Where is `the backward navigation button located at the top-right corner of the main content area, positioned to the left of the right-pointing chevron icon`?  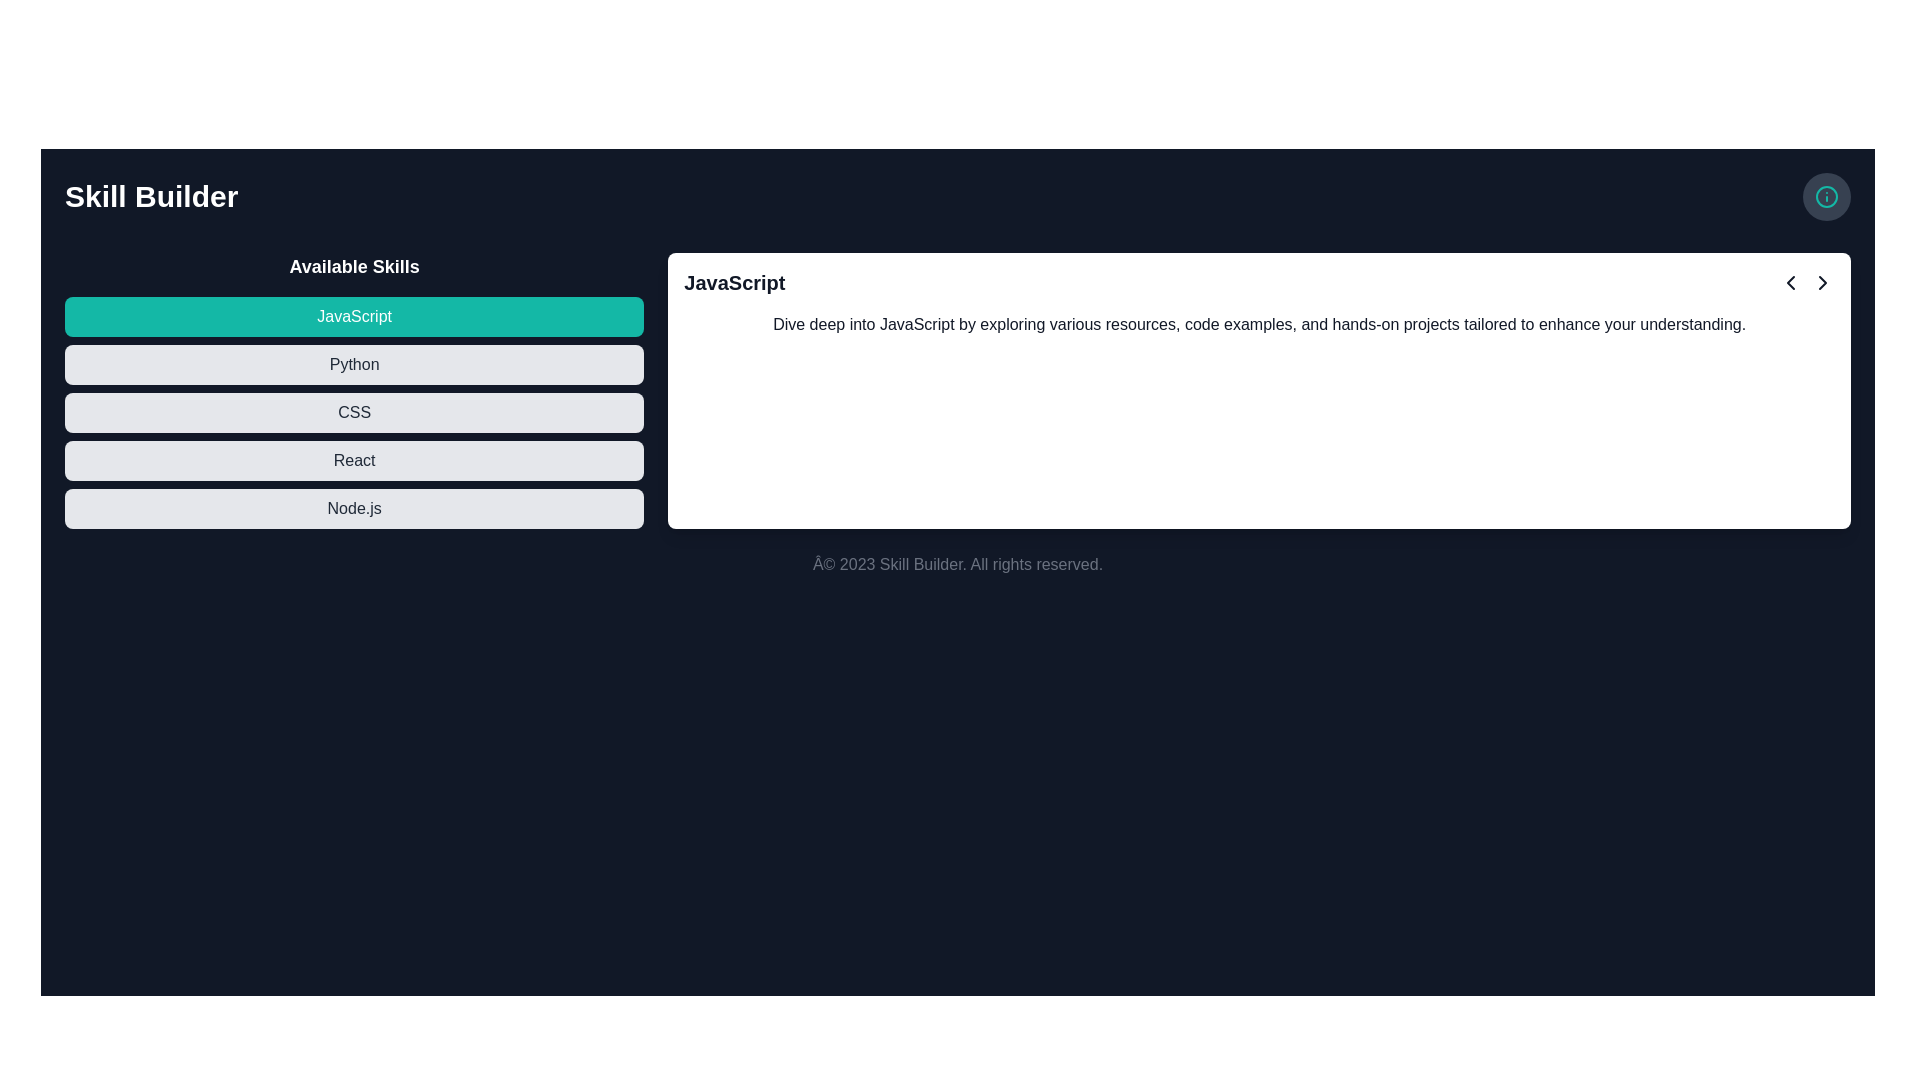 the backward navigation button located at the top-right corner of the main content area, positioned to the left of the right-pointing chevron icon is located at coordinates (1790, 282).